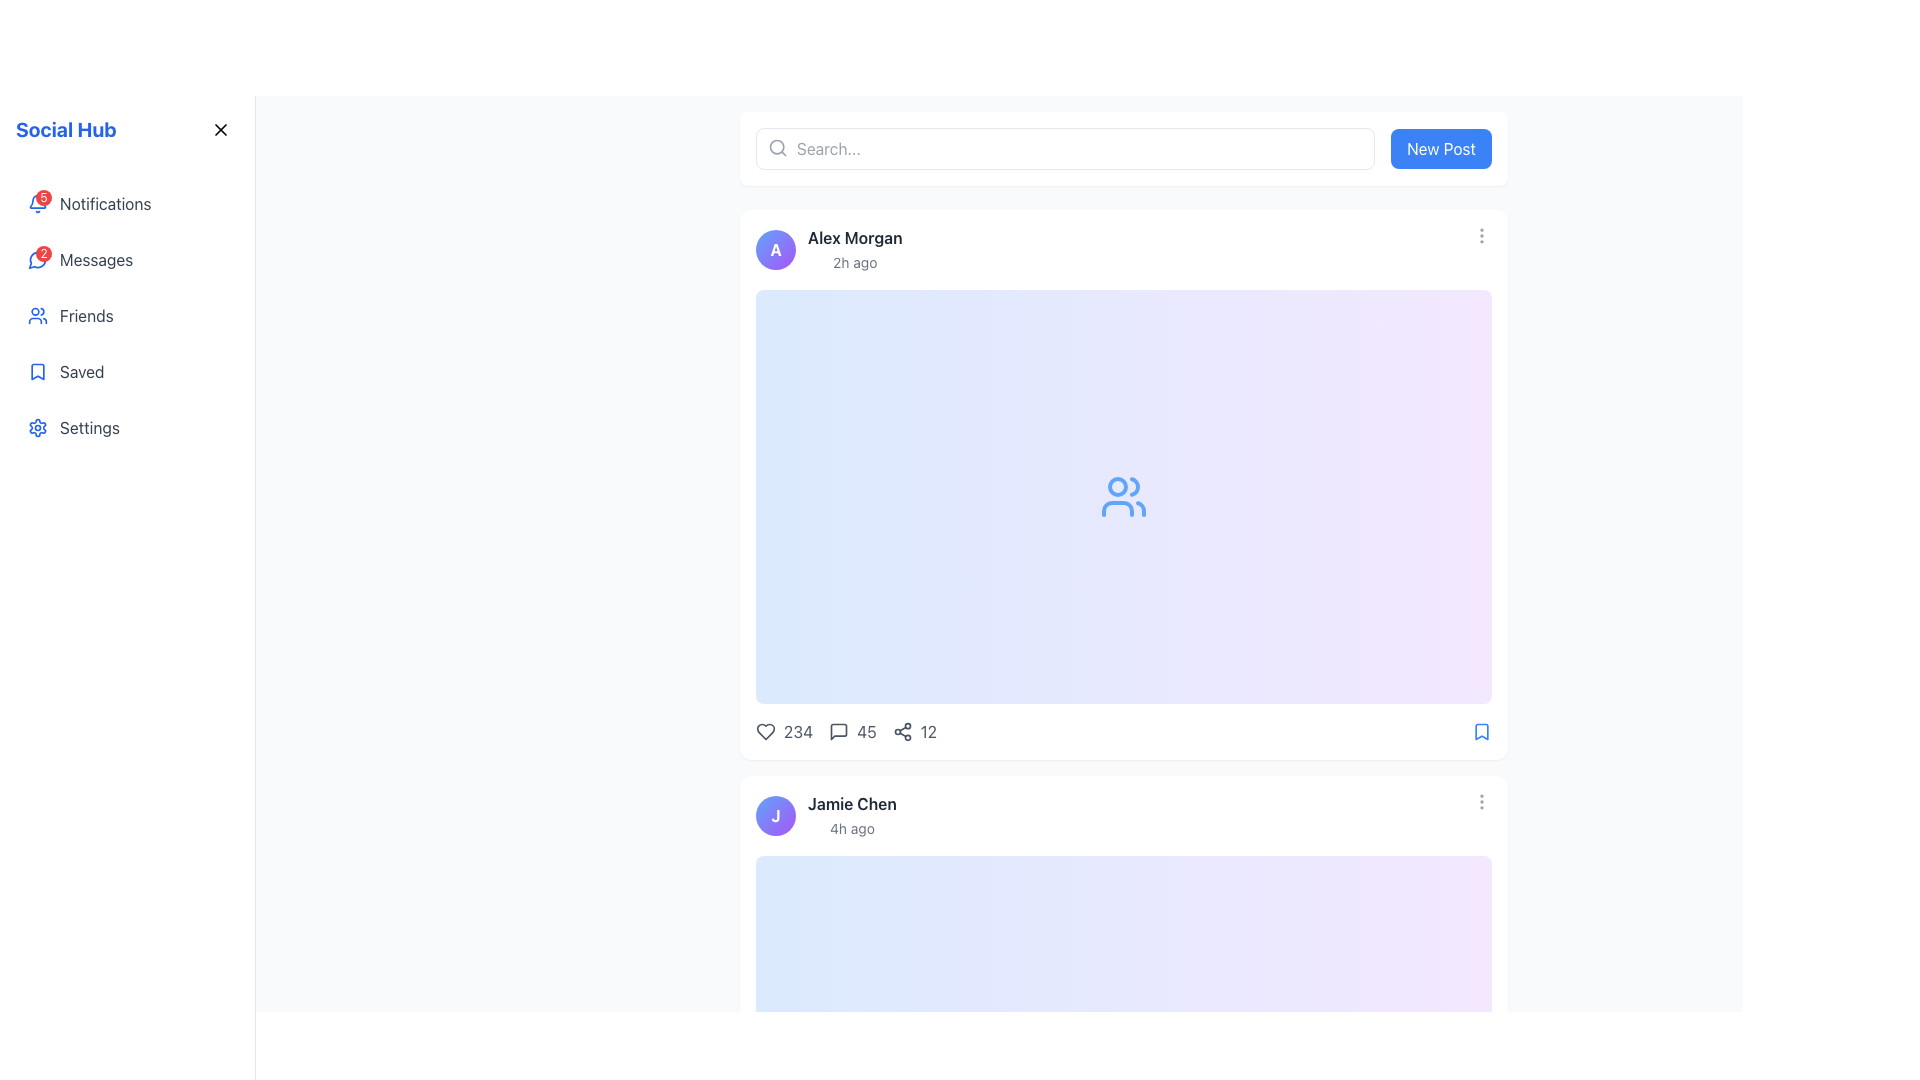 Image resolution: width=1920 pixels, height=1080 pixels. I want to click on the 'Messages' text label in the vertical navigation menu, which is the second item in the list and is located to the right of a chat bubble icon, so click(95, 258).